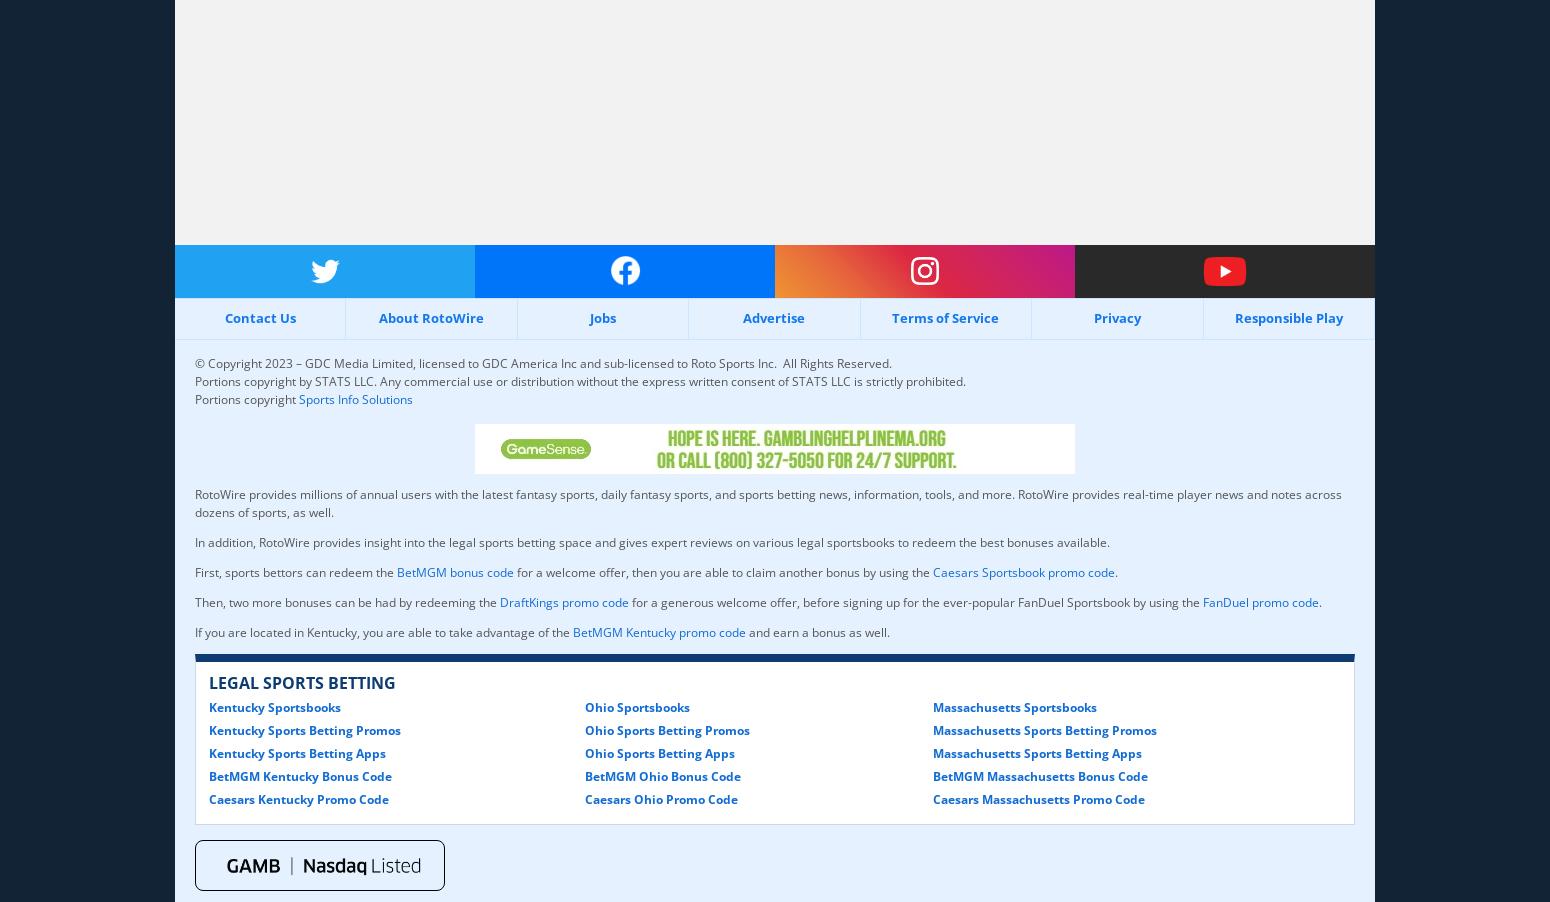 This screenshot has width=1550, height=902. Describe the element at coordinates (658, 630) in the screenshot. I see `'BetMGM Kentucky promo code'` at that location.